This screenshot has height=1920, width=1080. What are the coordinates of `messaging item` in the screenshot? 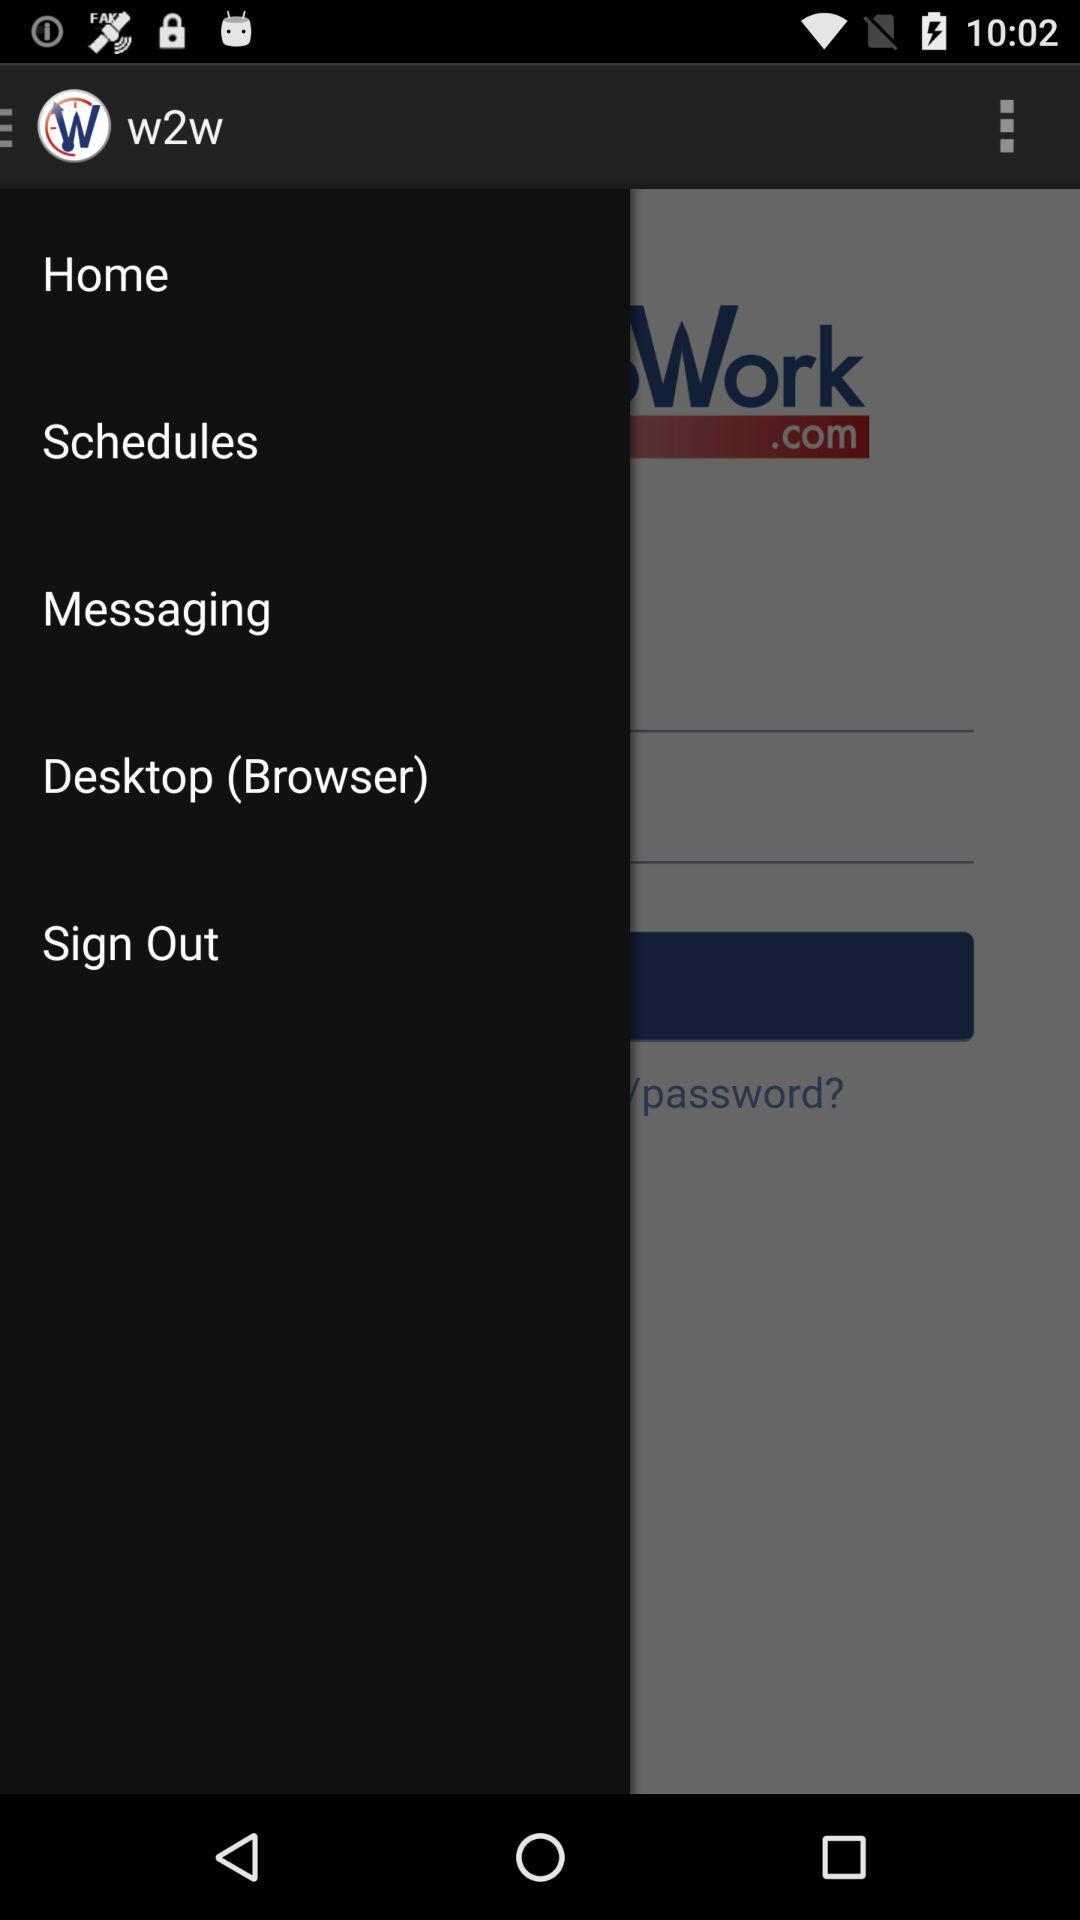 It's located at (315, 606).